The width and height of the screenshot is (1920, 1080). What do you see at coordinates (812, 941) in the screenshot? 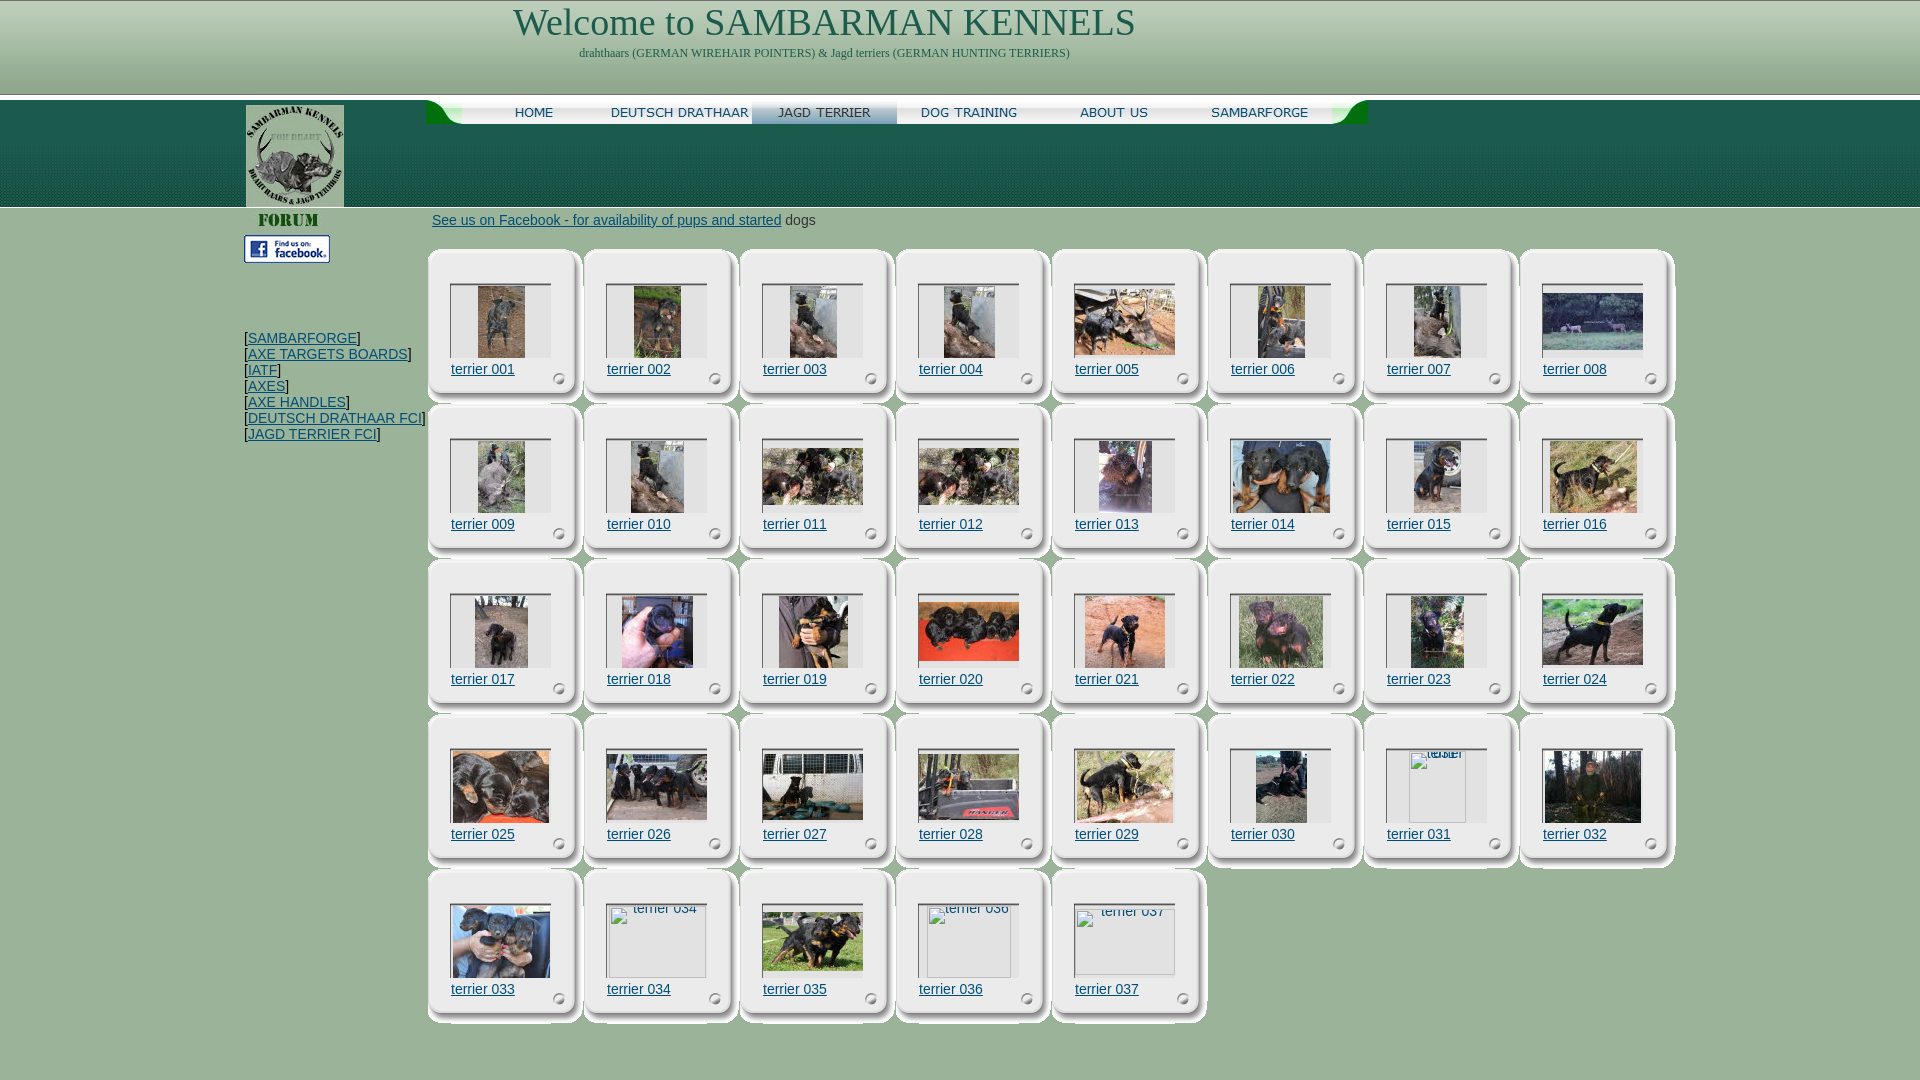
I see `'terrier 035'` at bounding box center [812, 941].